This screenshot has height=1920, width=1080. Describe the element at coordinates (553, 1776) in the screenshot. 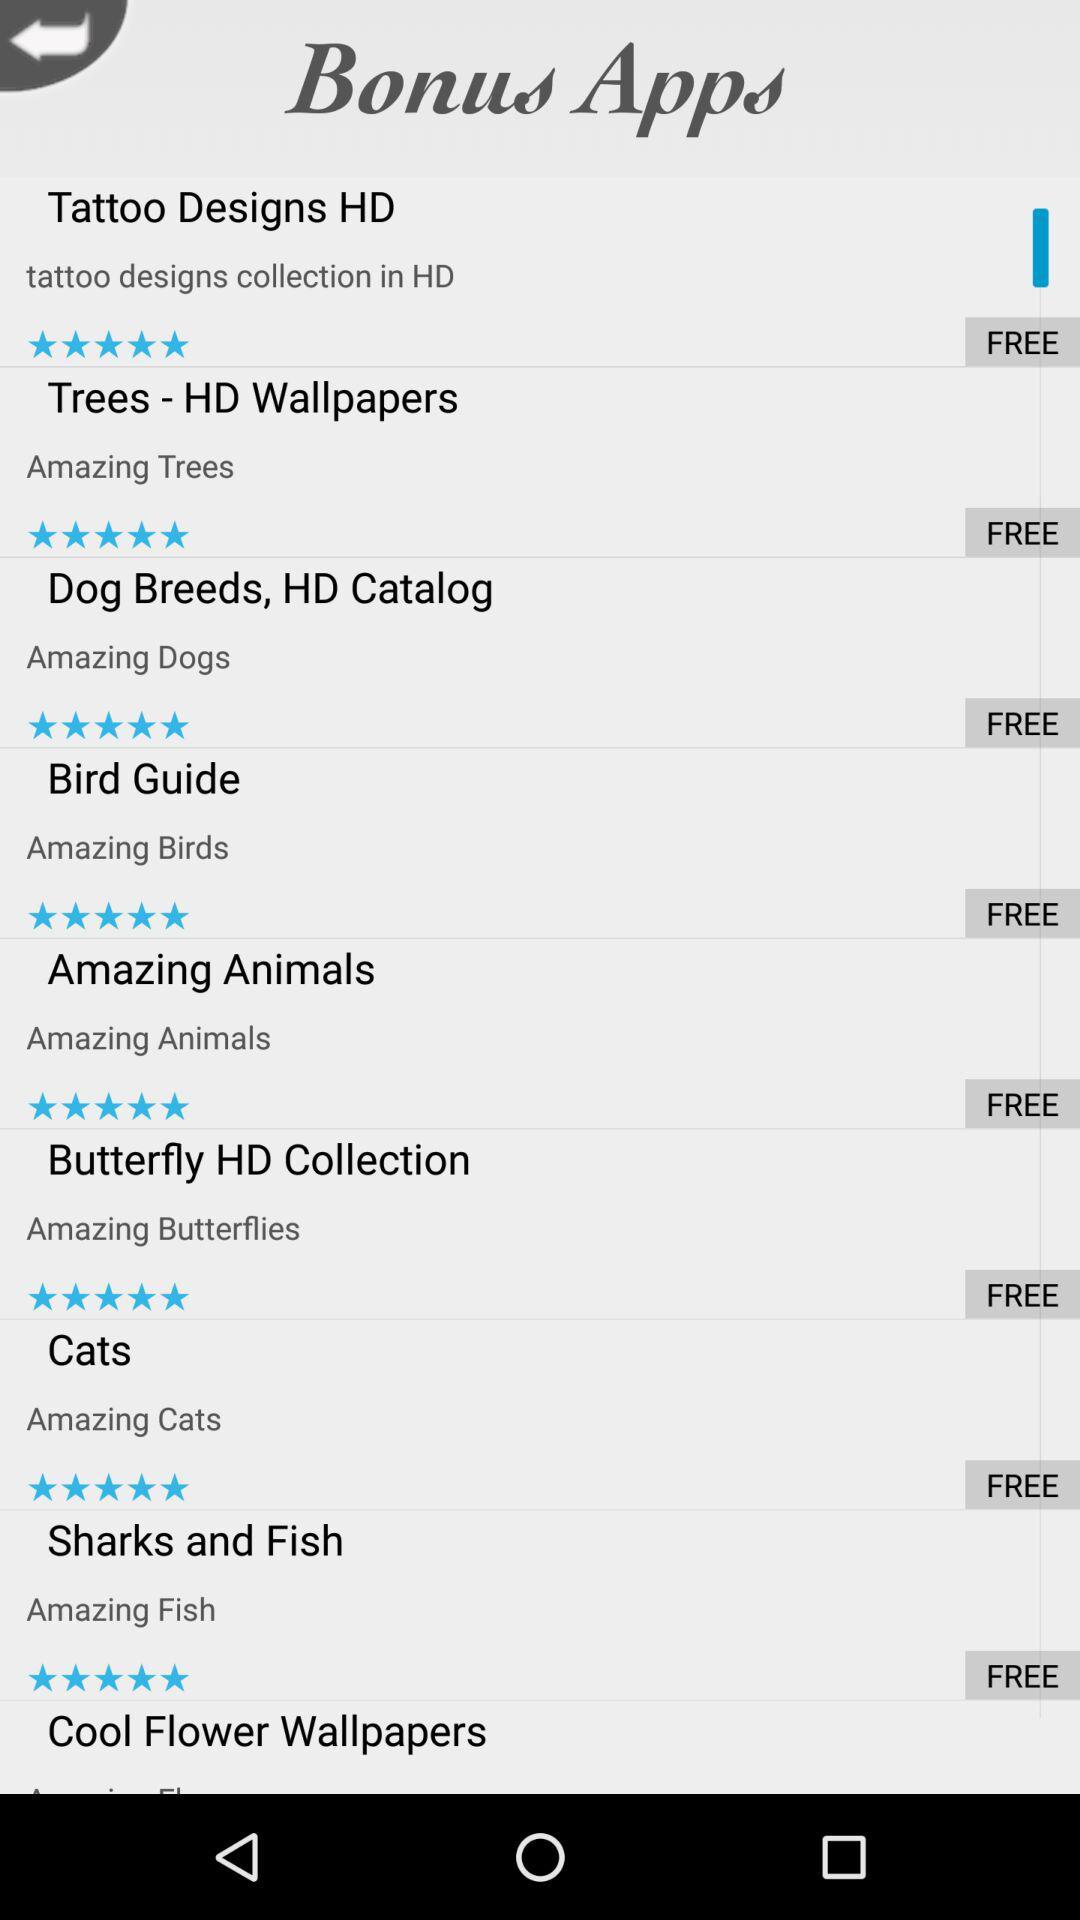

I see `the amazing flowers  icon` at that location.